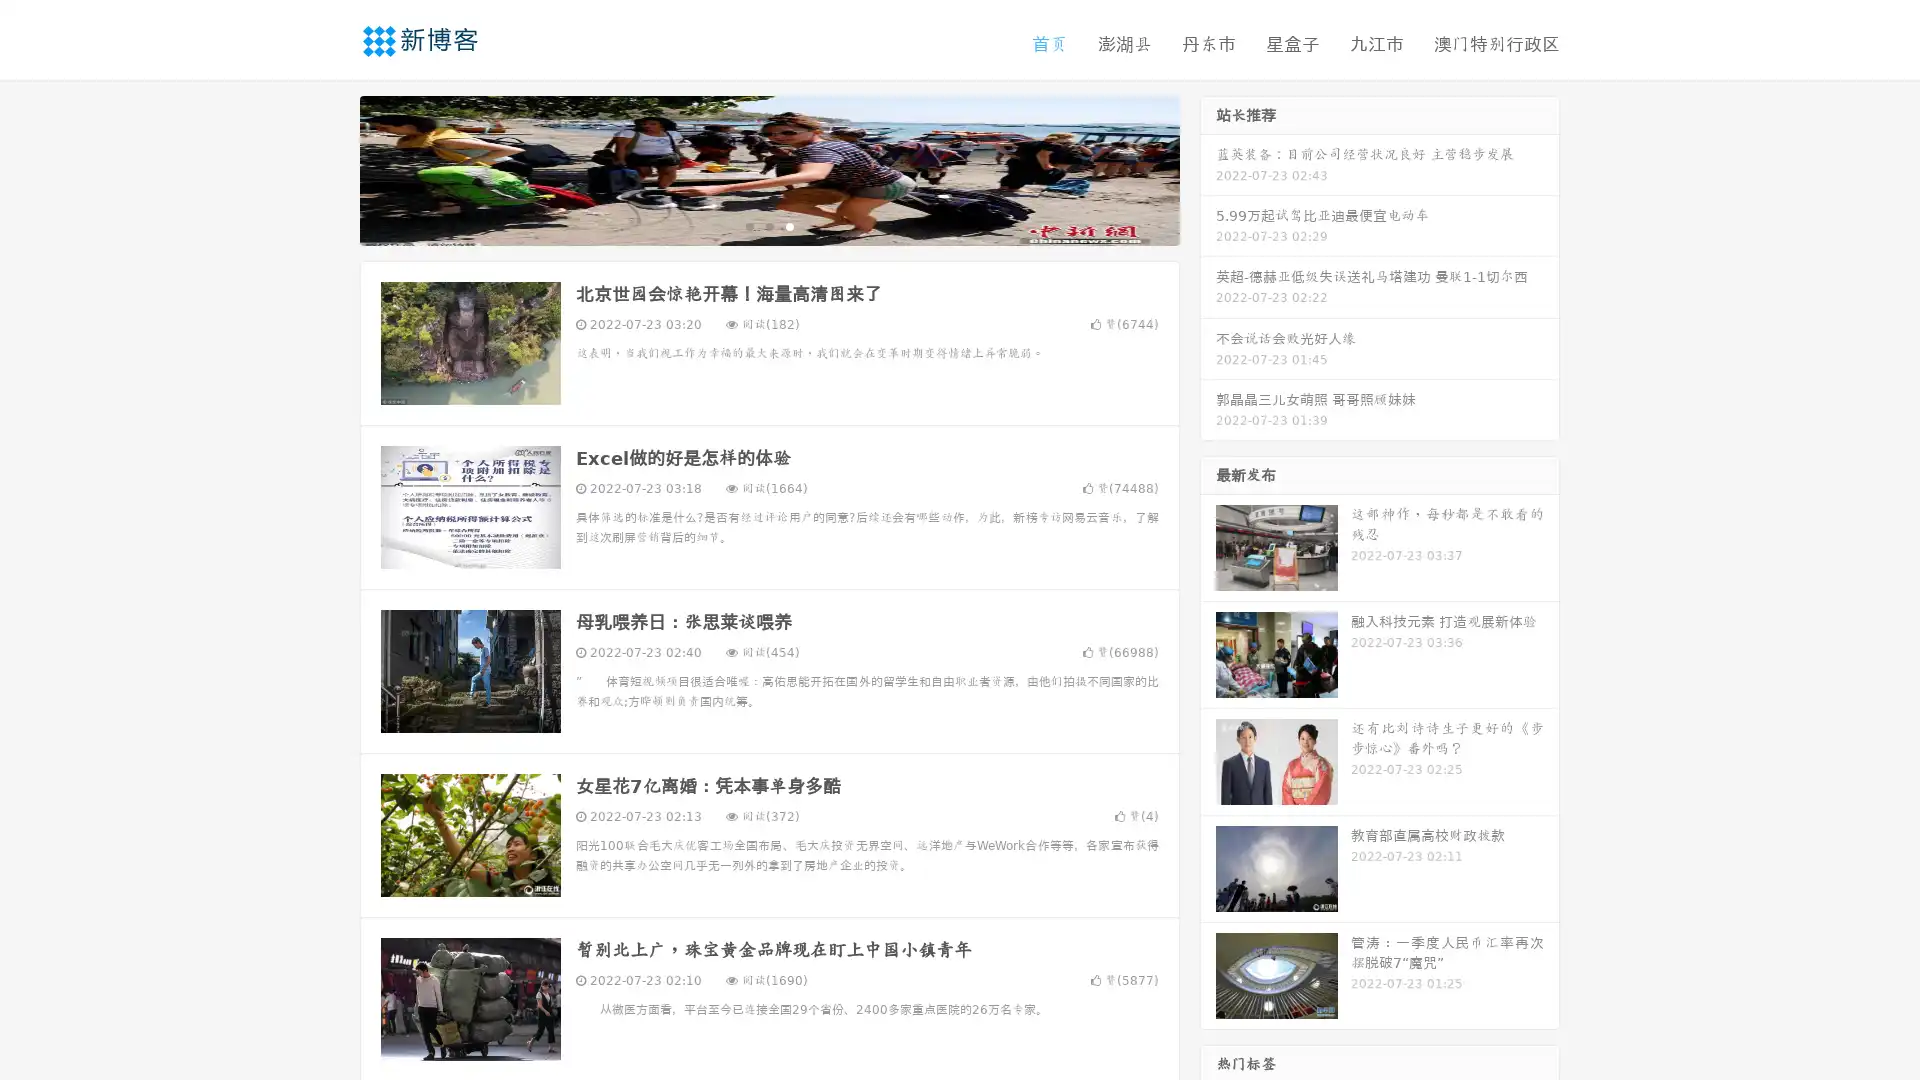  What do you see at coordinates (748, 225) in the screenshot?
I see `Go to slide 1` at bounding box center [748, 225].